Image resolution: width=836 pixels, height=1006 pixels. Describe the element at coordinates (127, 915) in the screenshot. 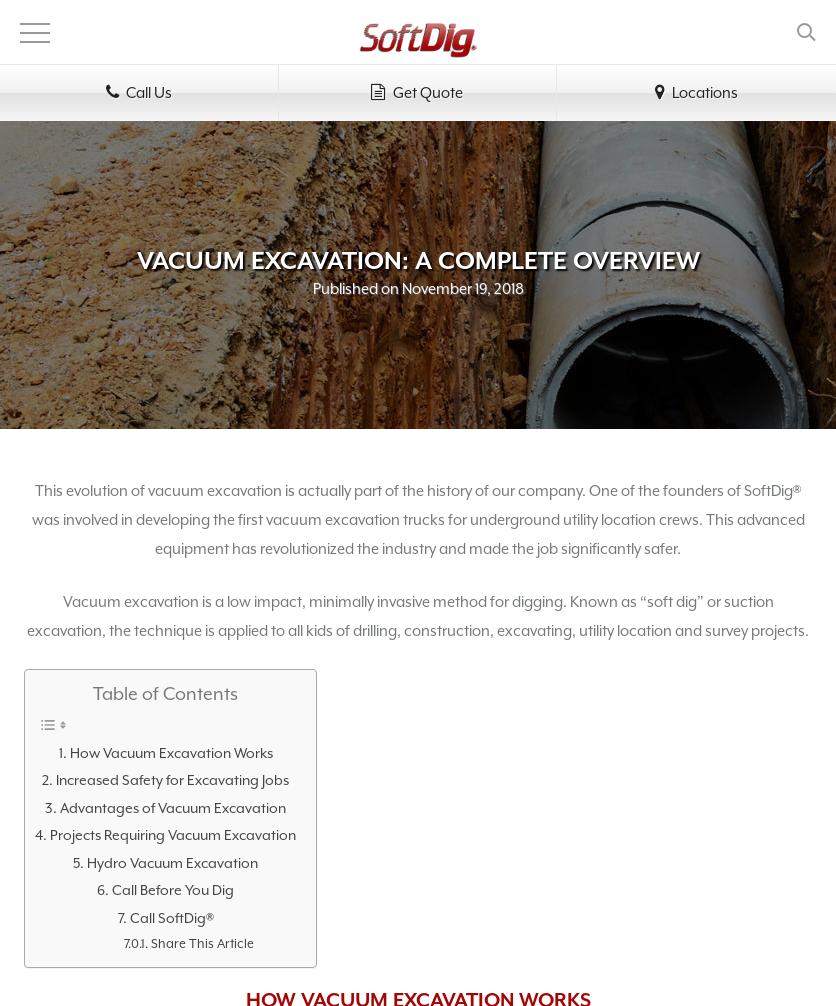

I see `'Call SoftDig®'` at that location.